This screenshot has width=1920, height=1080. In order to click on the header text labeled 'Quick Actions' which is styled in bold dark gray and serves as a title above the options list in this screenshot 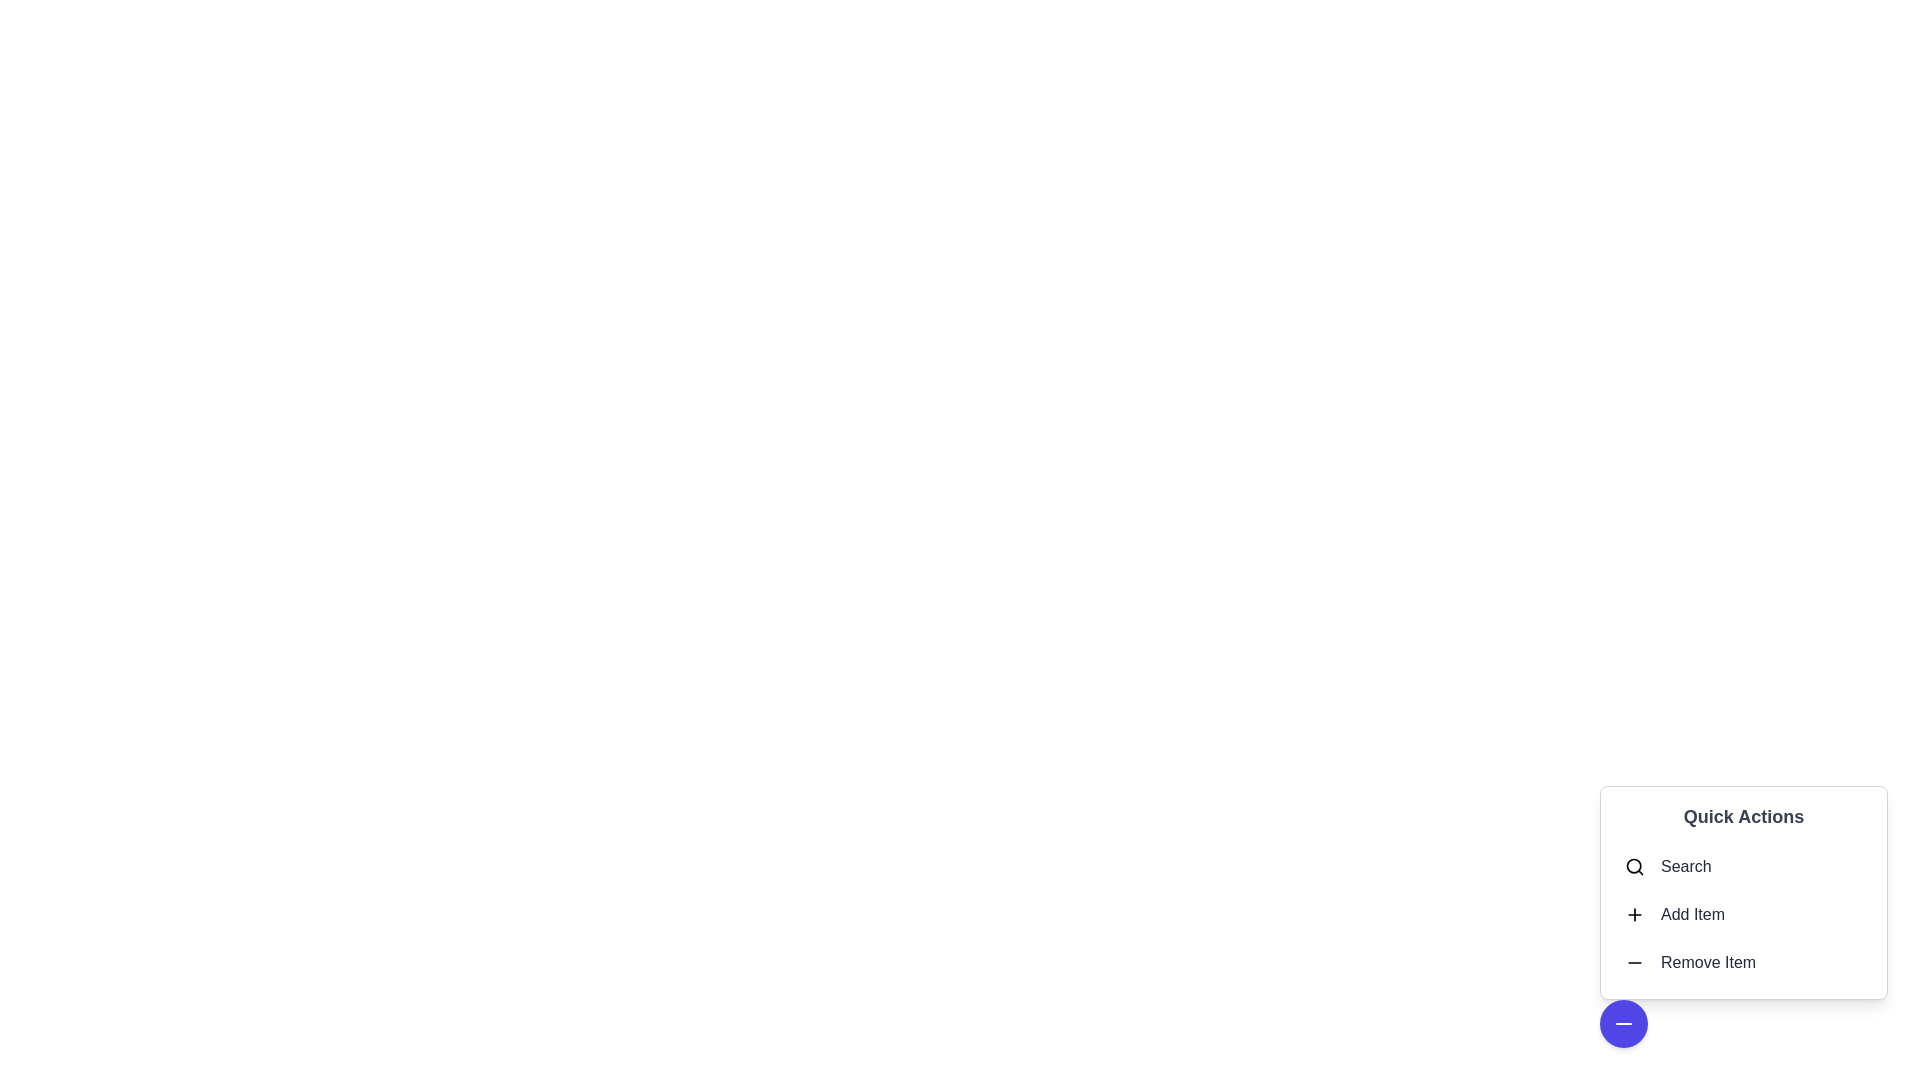, I will do `click(1742, 817)`.